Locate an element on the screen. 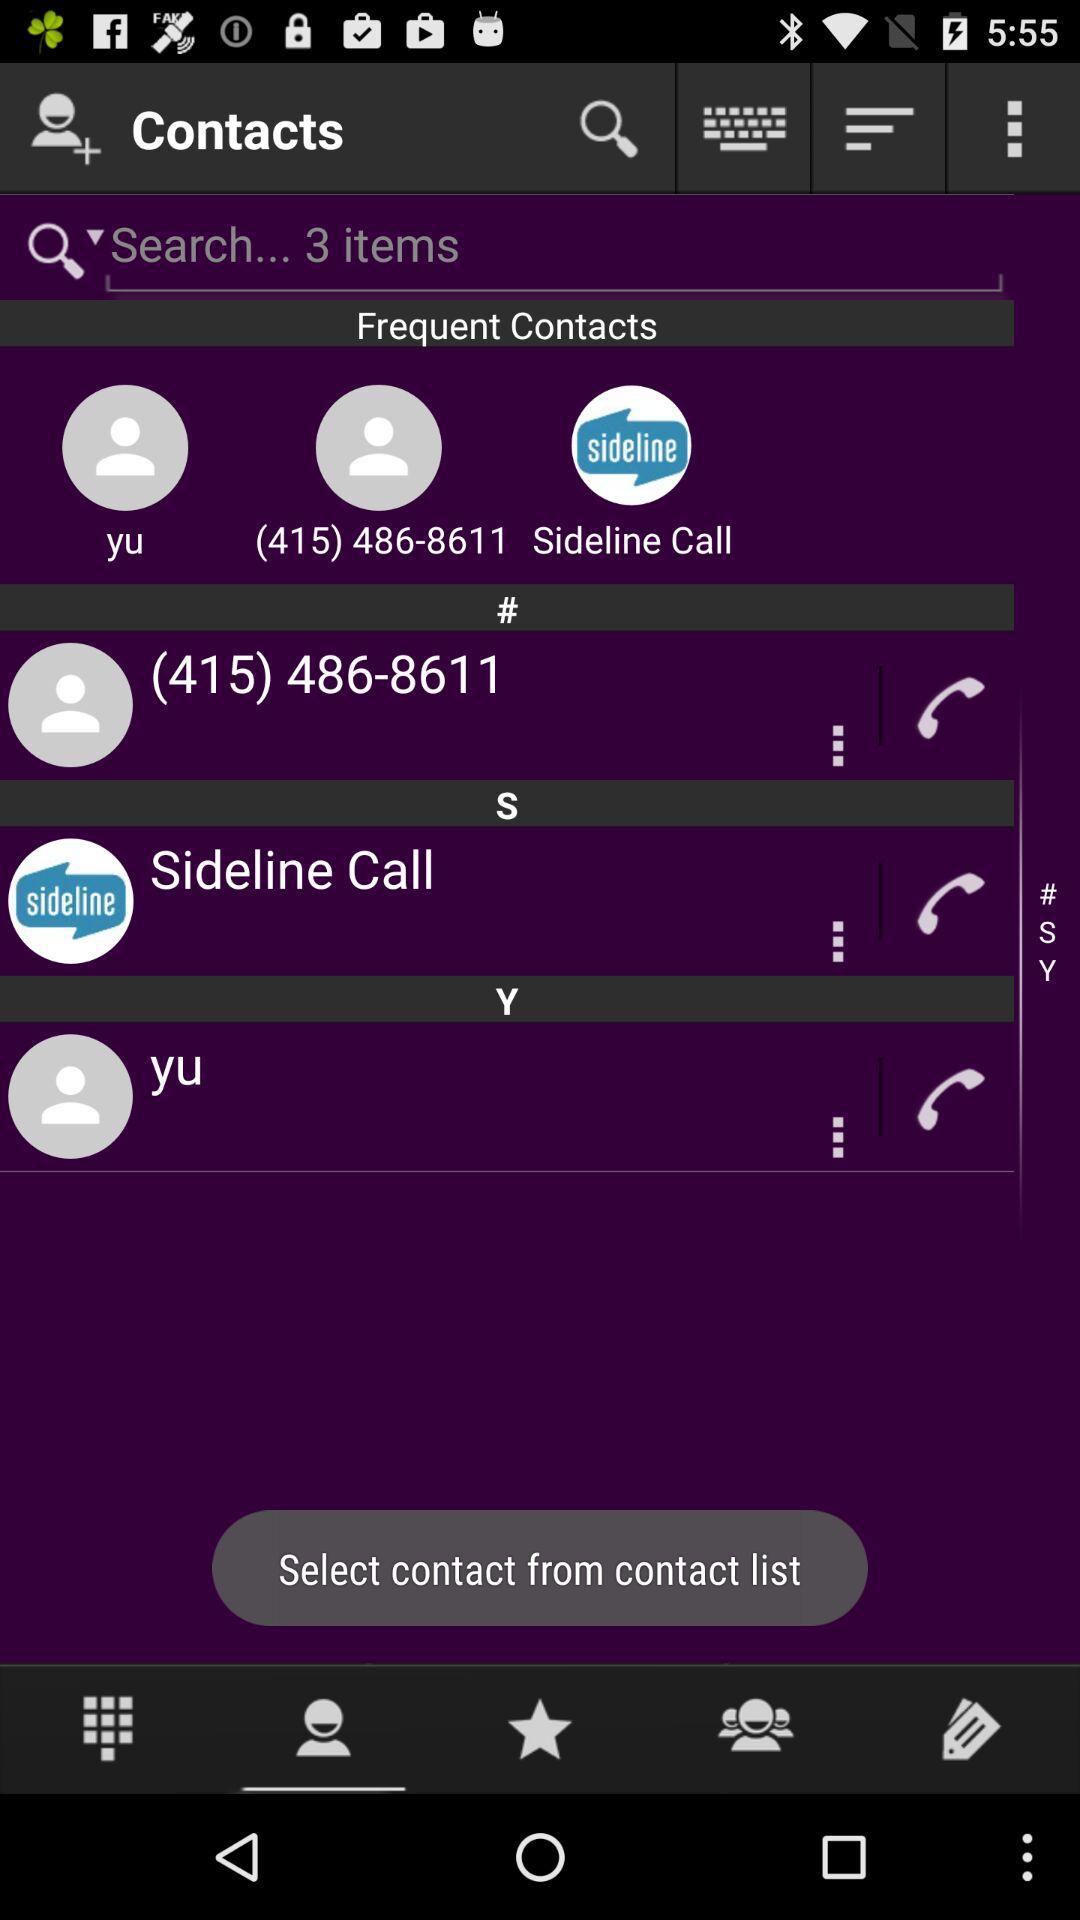 This screenshot has height=1920, width=1080. the group icon is located at coordinates (756, 1848).